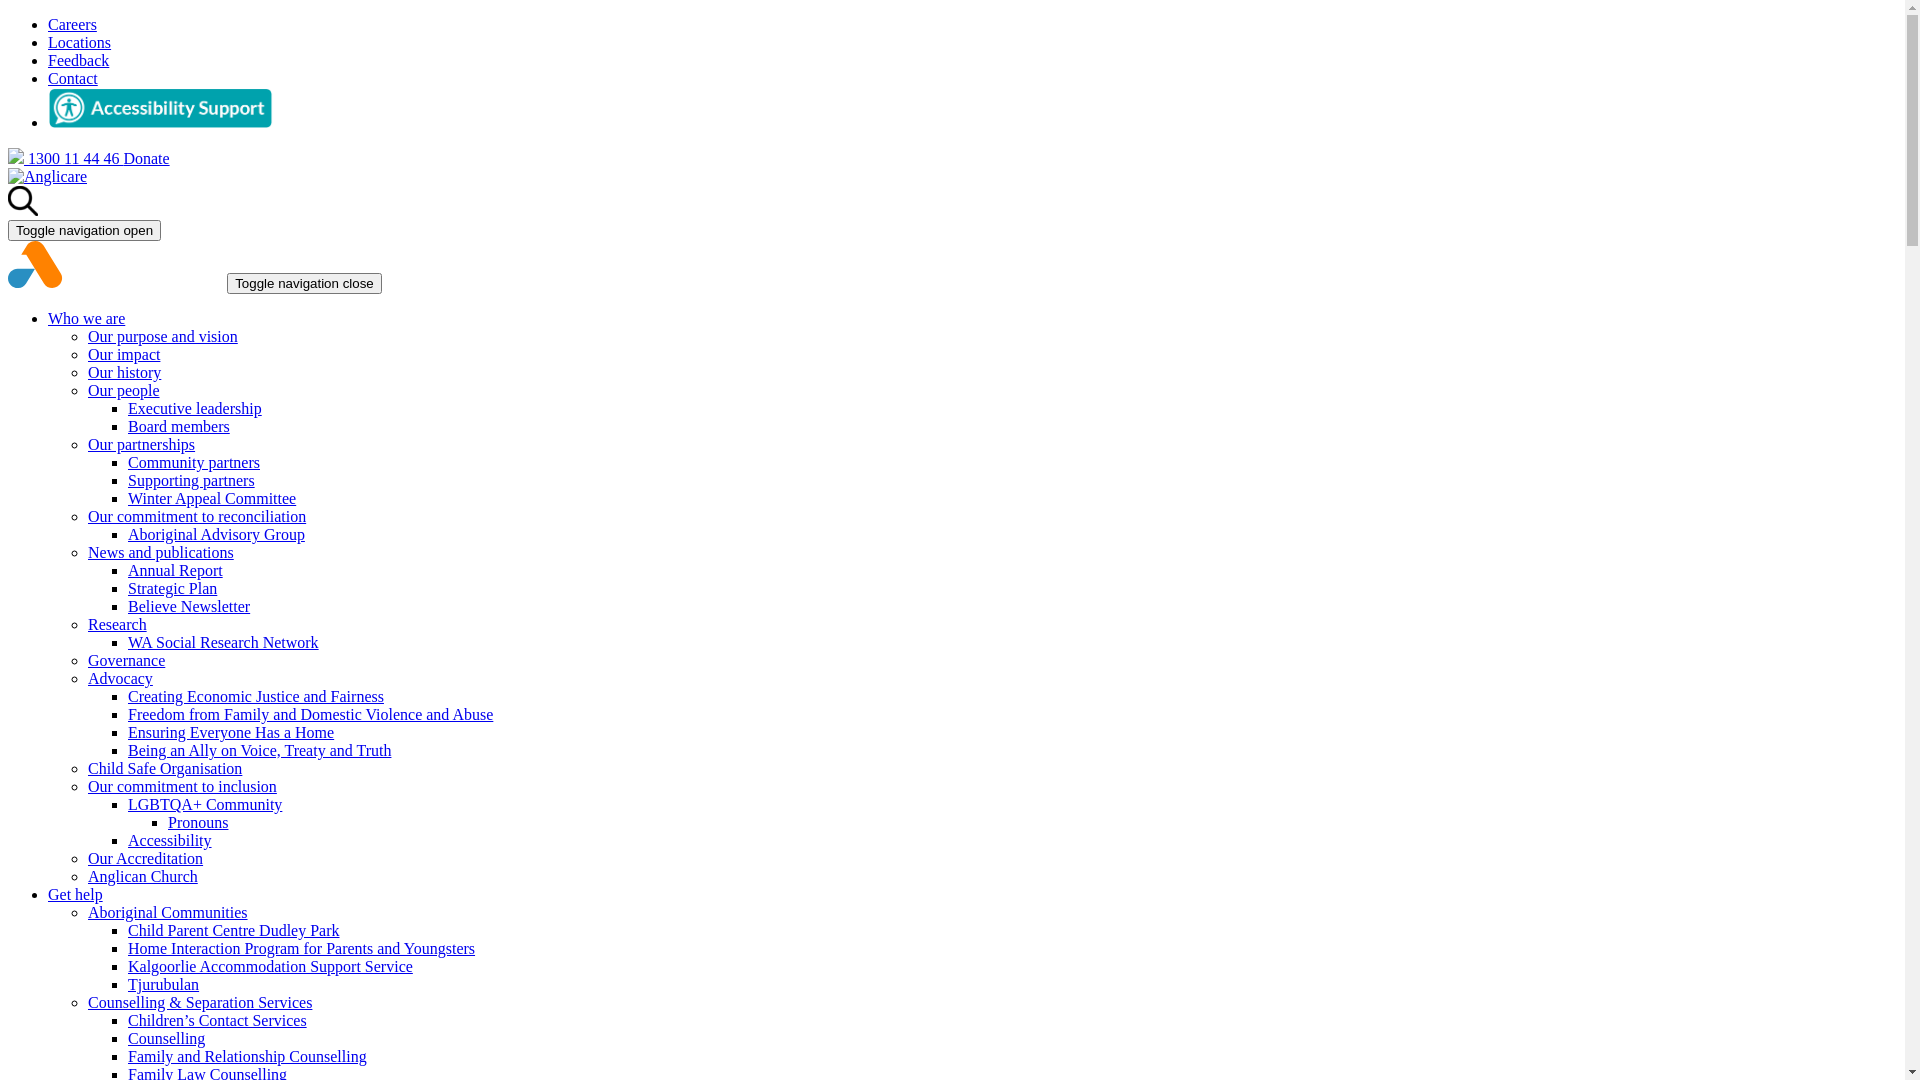 This screenshot has width=1920, height=1080. I want to click on 'WA Social Research Network', so click(223, 642).